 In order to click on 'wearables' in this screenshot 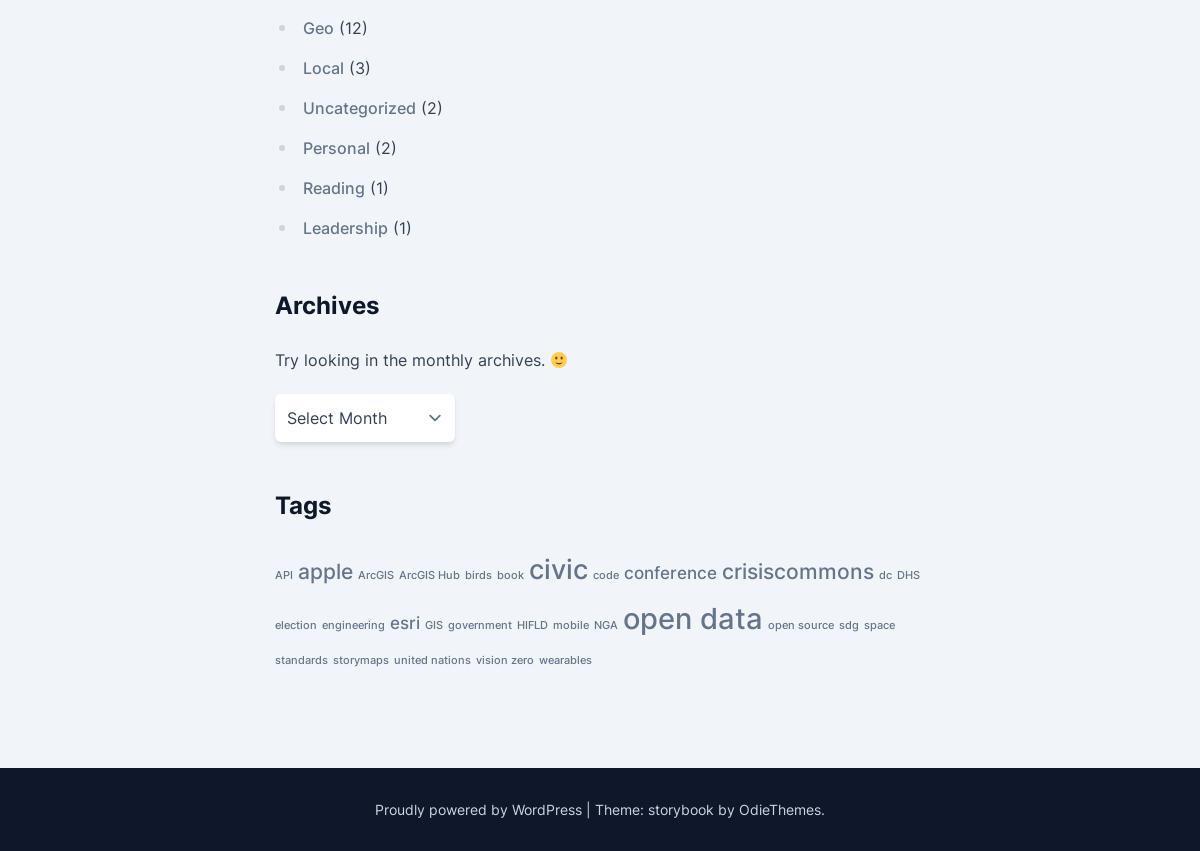, I will do `click(564, 660)`.